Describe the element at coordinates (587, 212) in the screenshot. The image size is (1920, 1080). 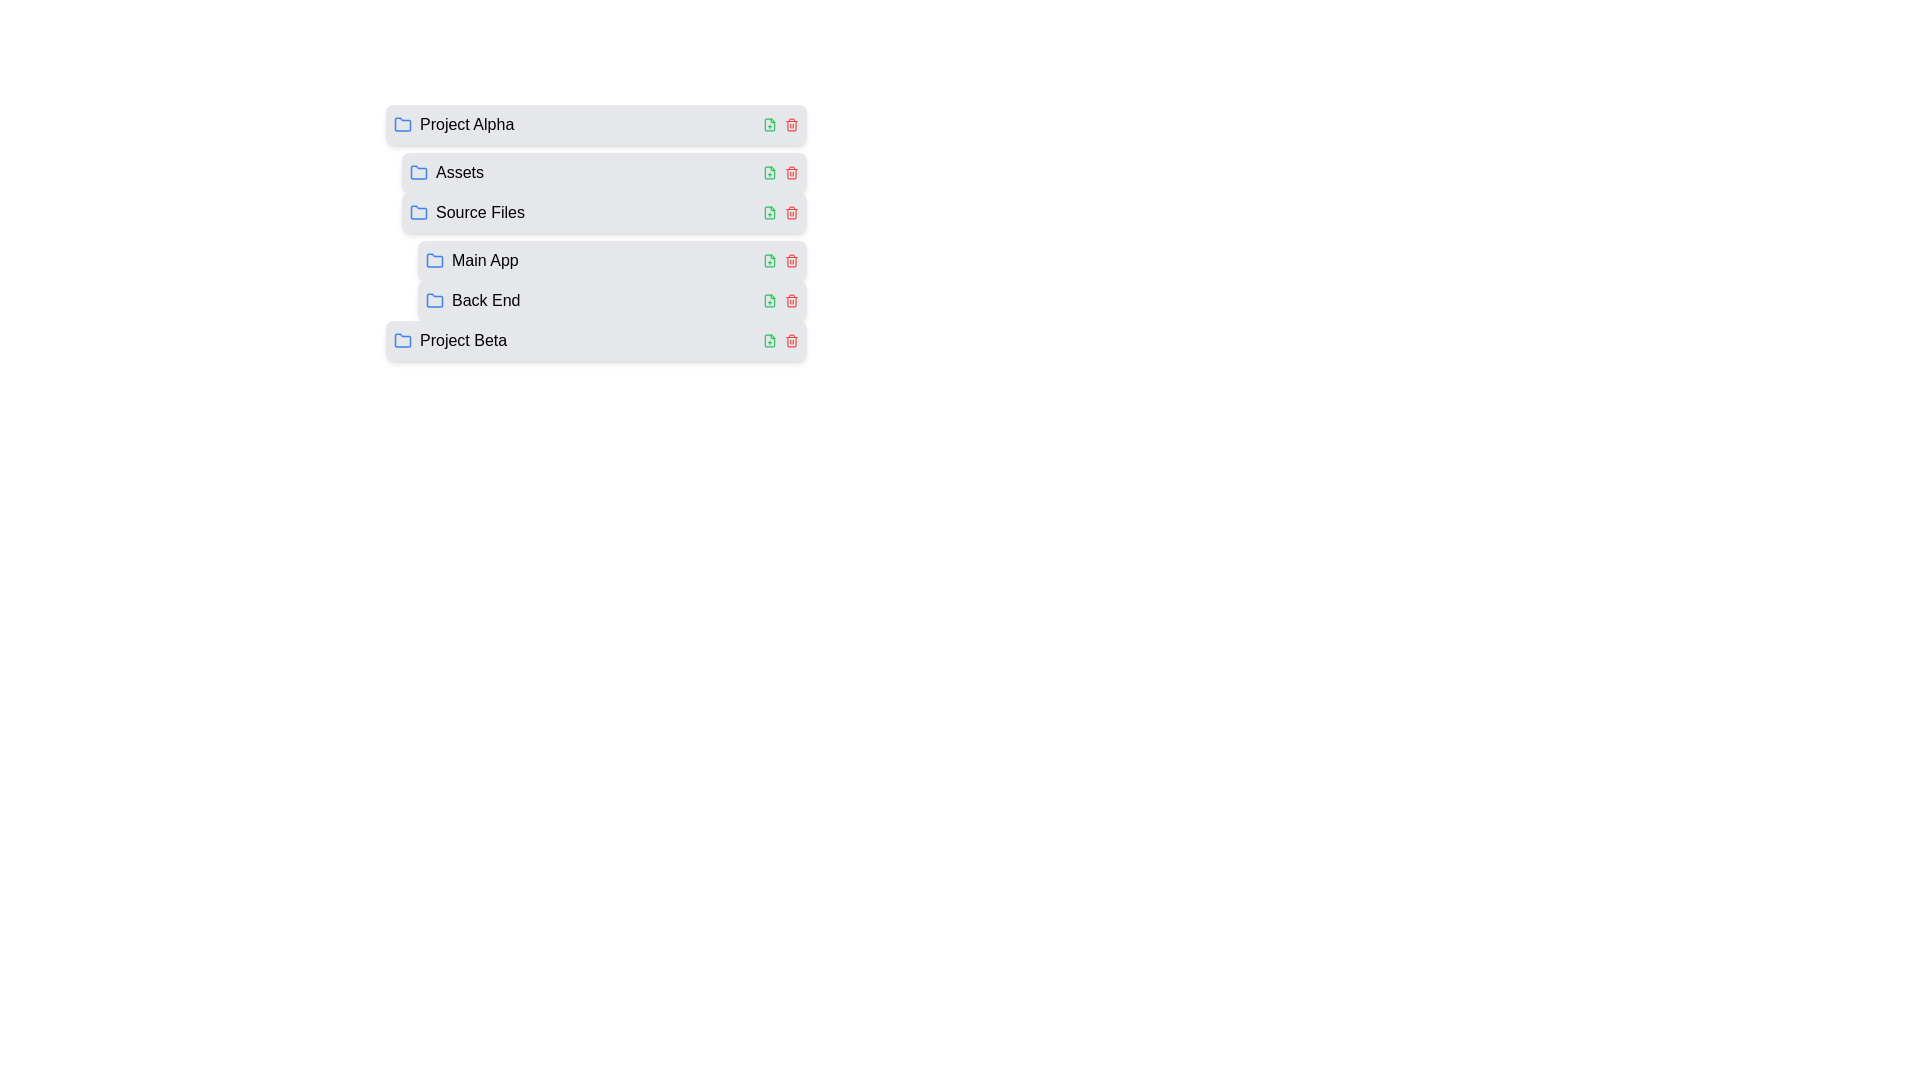
I see `the 'Source Files' list item, which contains a folder icon and action icons` at that location.